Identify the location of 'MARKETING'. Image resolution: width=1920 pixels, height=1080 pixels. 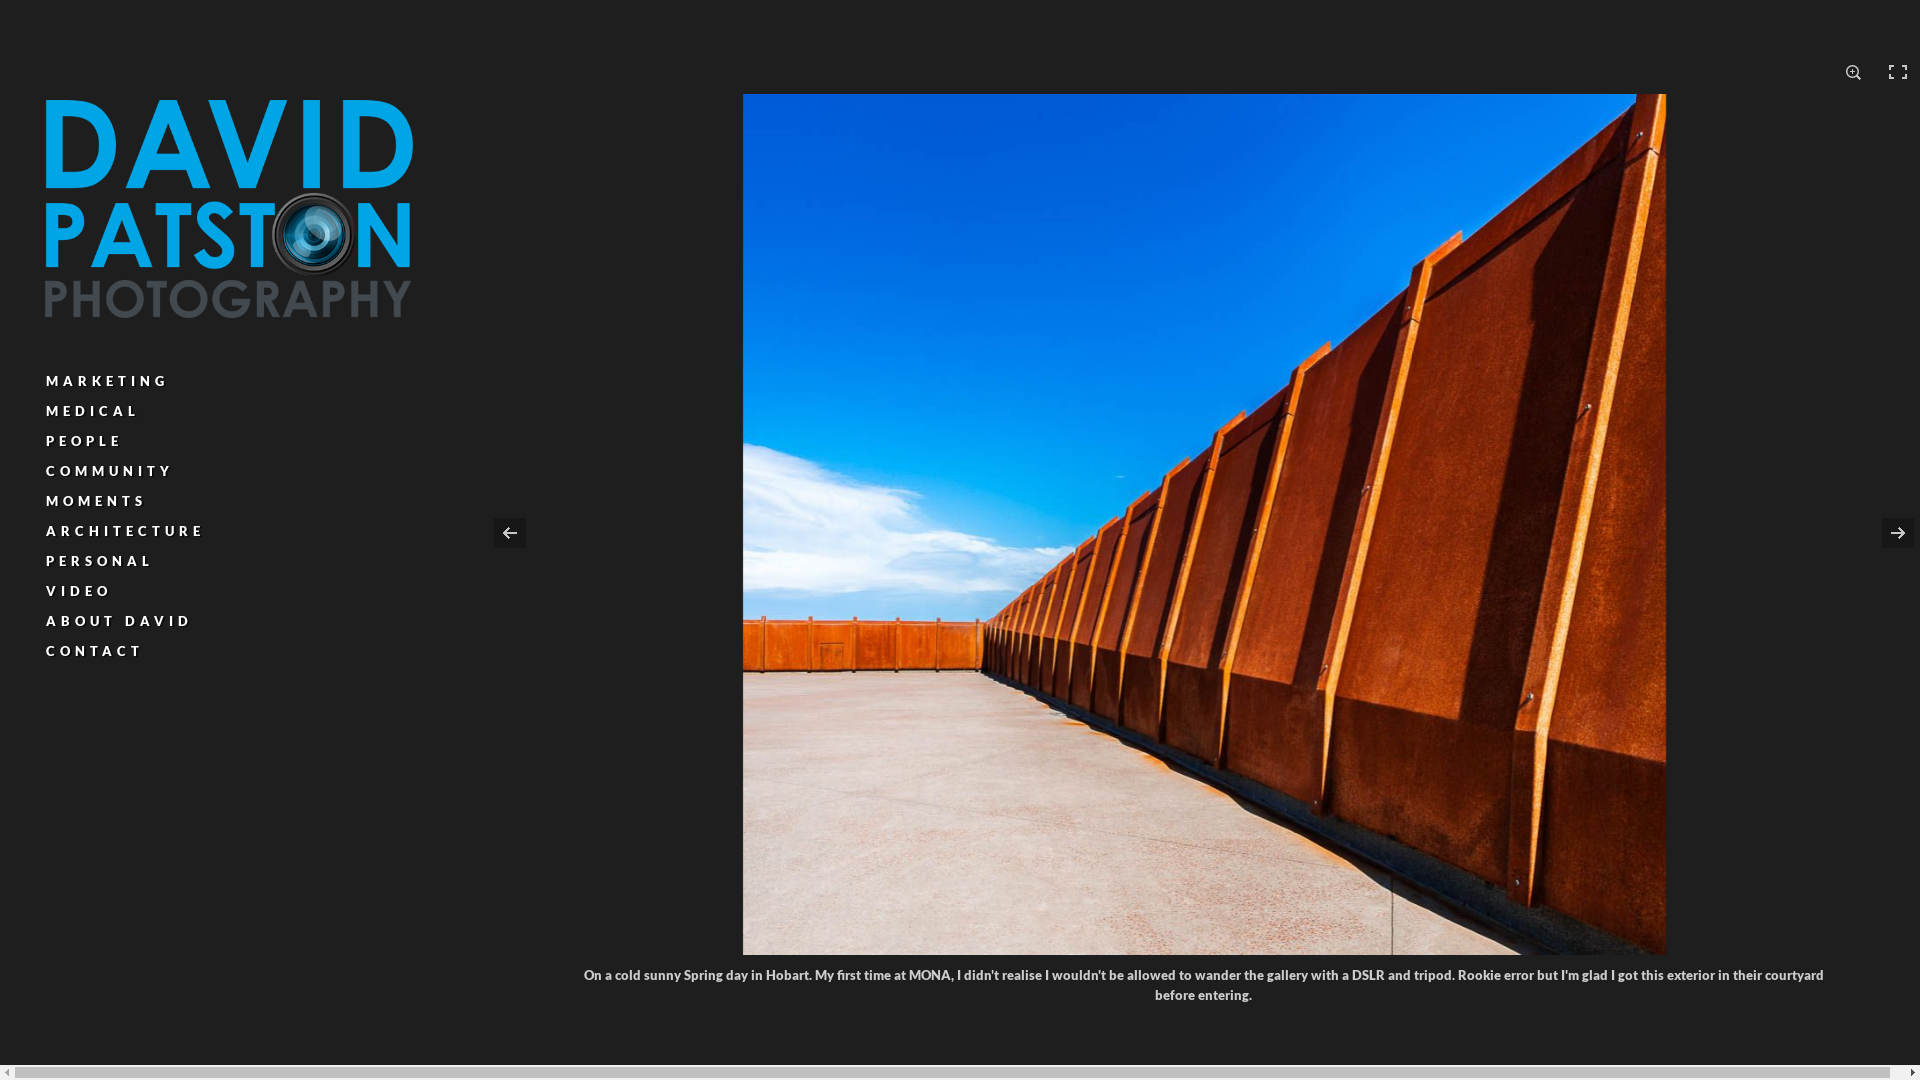
(106, 381).